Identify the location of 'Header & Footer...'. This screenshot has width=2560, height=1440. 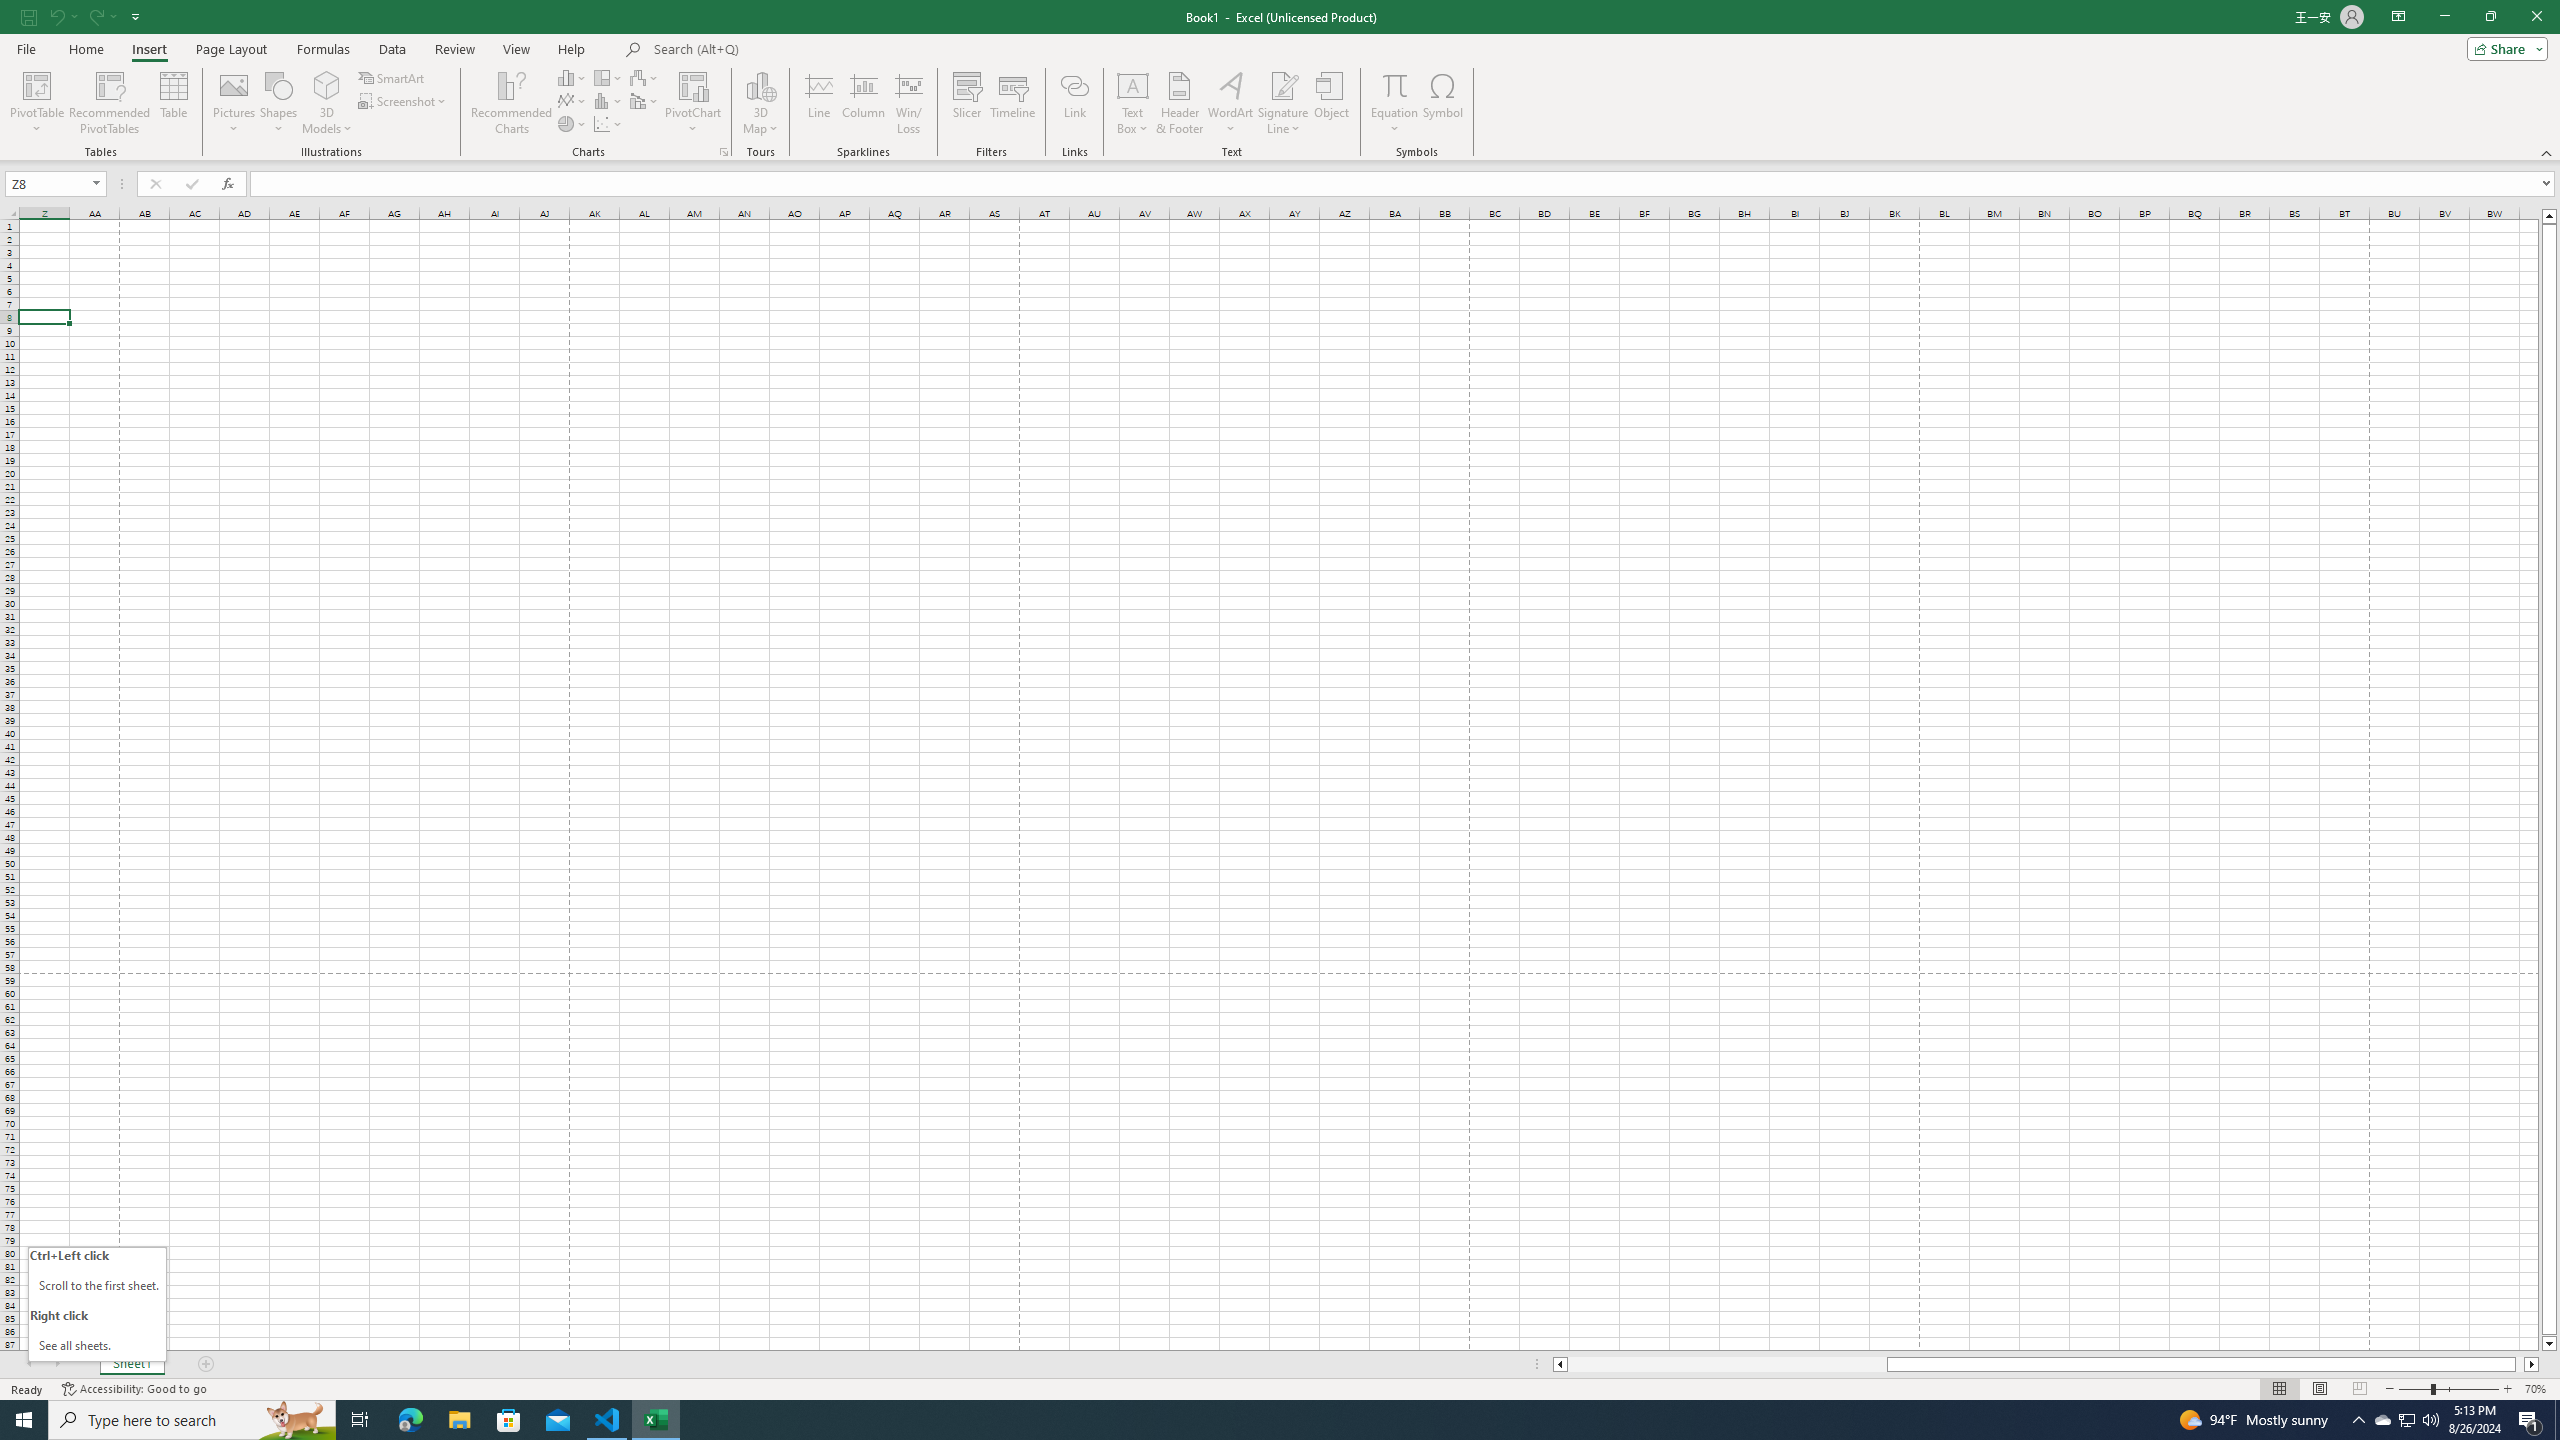
(1179, 103).